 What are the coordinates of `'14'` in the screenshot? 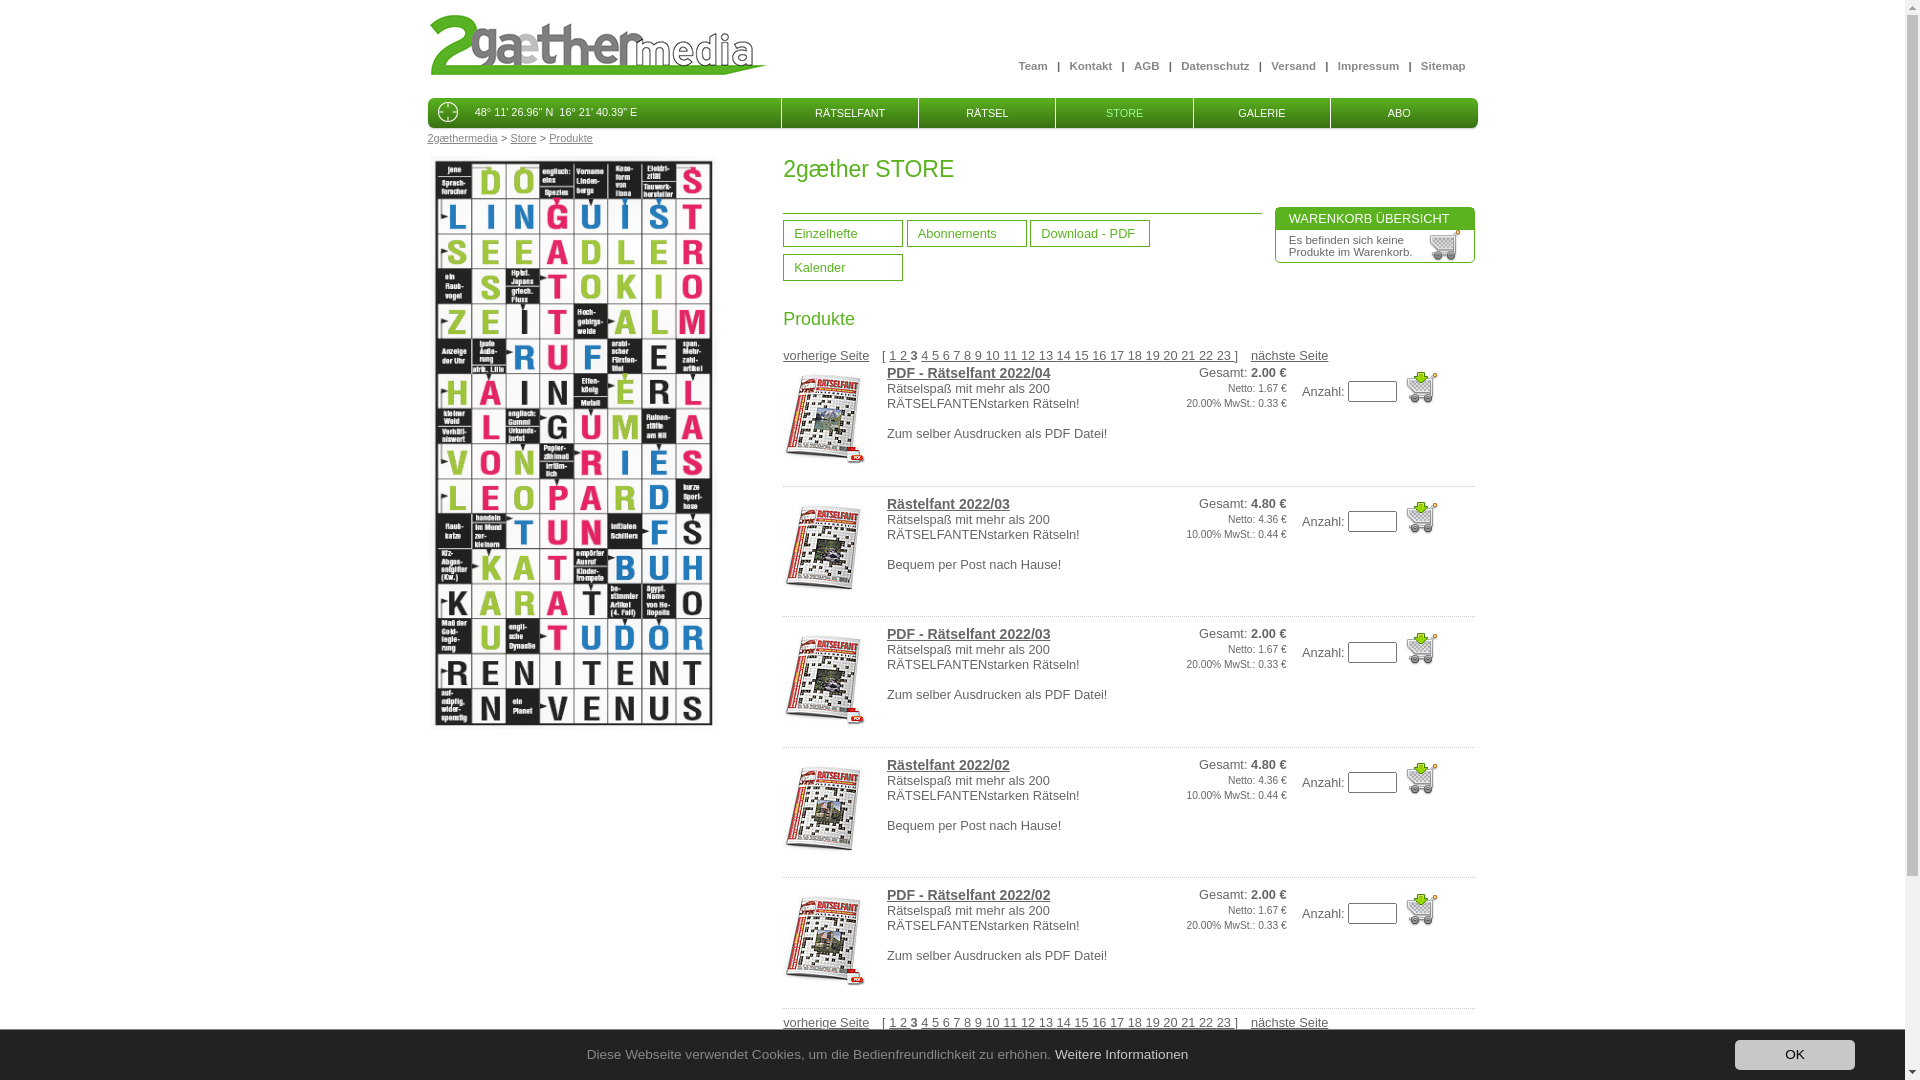 It's located at (1055, 354).